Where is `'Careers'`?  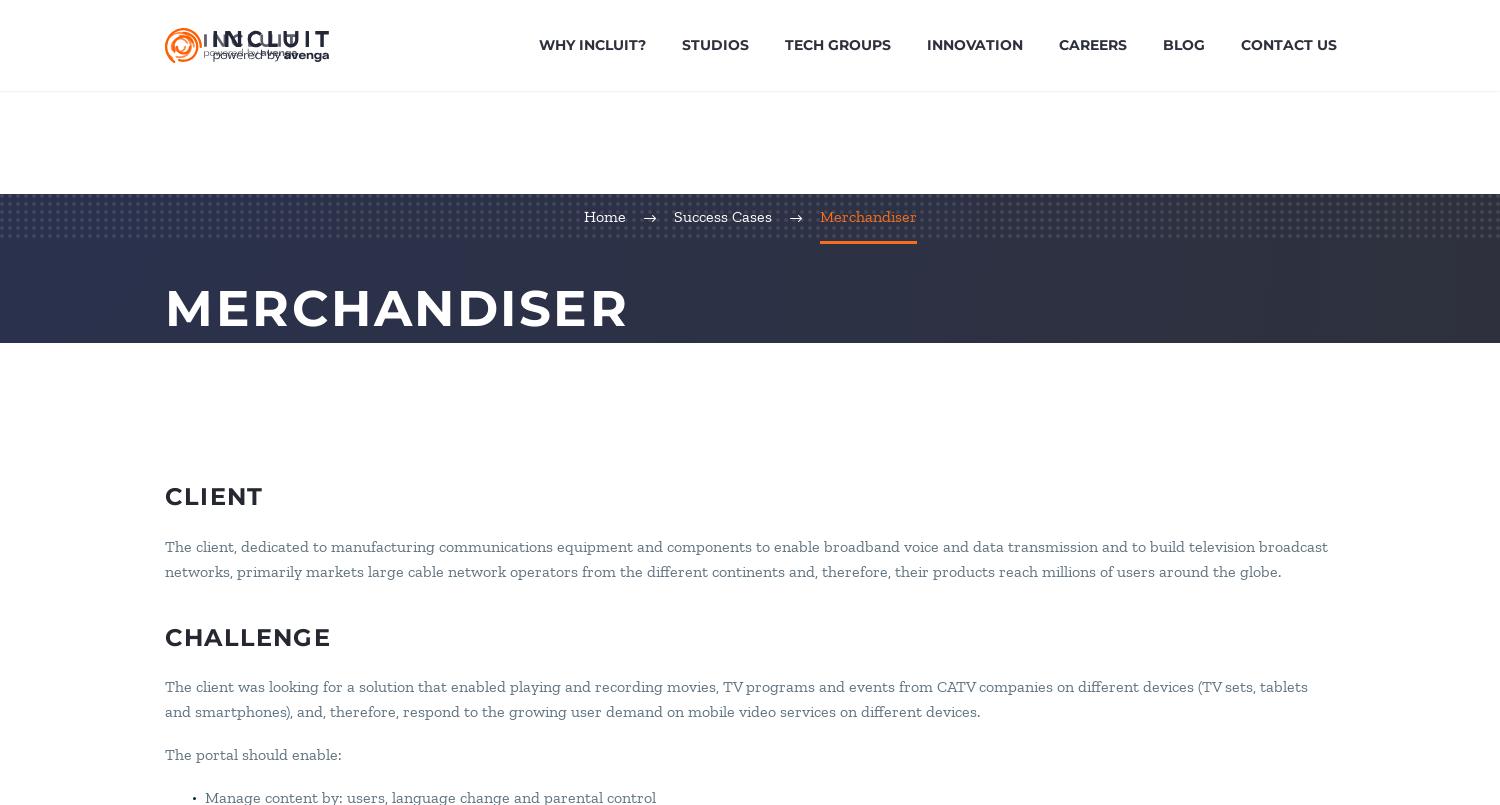
'Careers' is located at coordinates (1092, 44).